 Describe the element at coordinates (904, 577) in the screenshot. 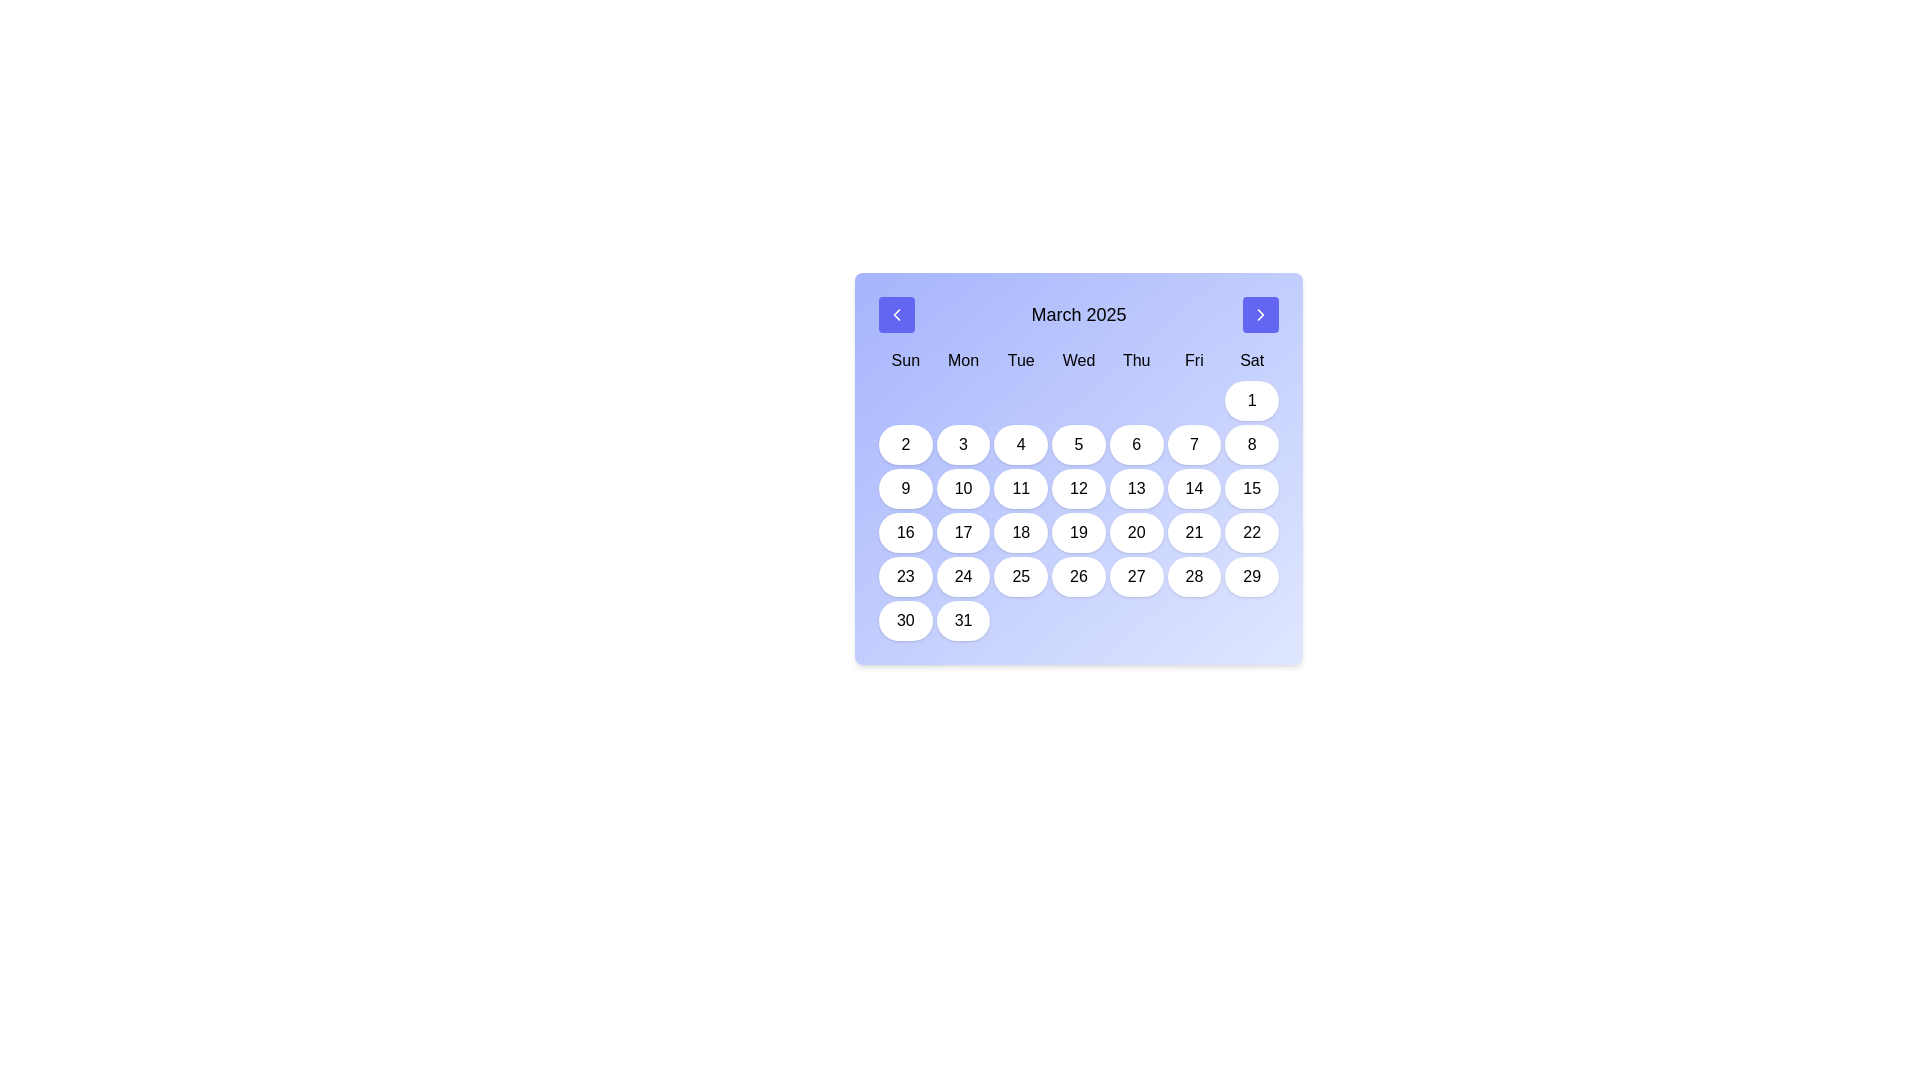

I see `the button representing the 23rd day on the calendar` at that location.